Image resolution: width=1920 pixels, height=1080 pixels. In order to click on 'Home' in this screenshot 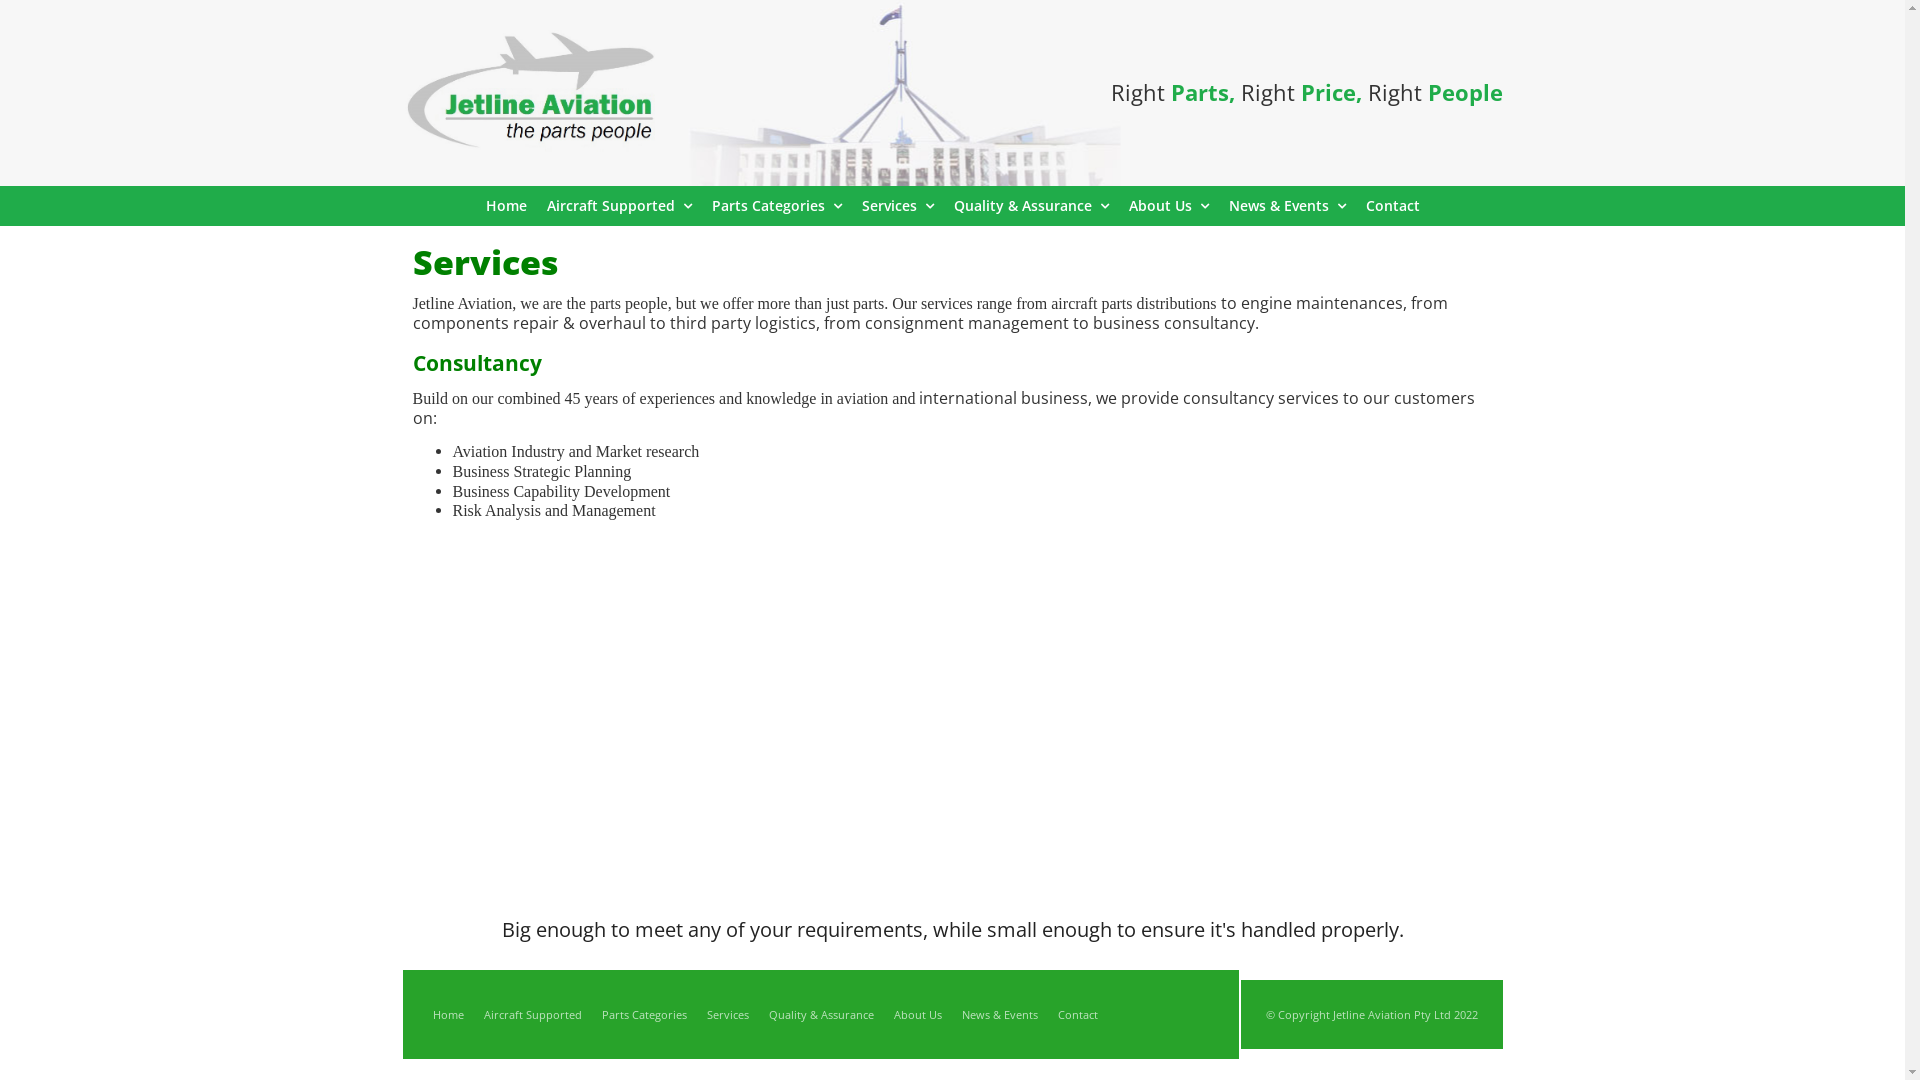, I will do `click(446, 1014)`.